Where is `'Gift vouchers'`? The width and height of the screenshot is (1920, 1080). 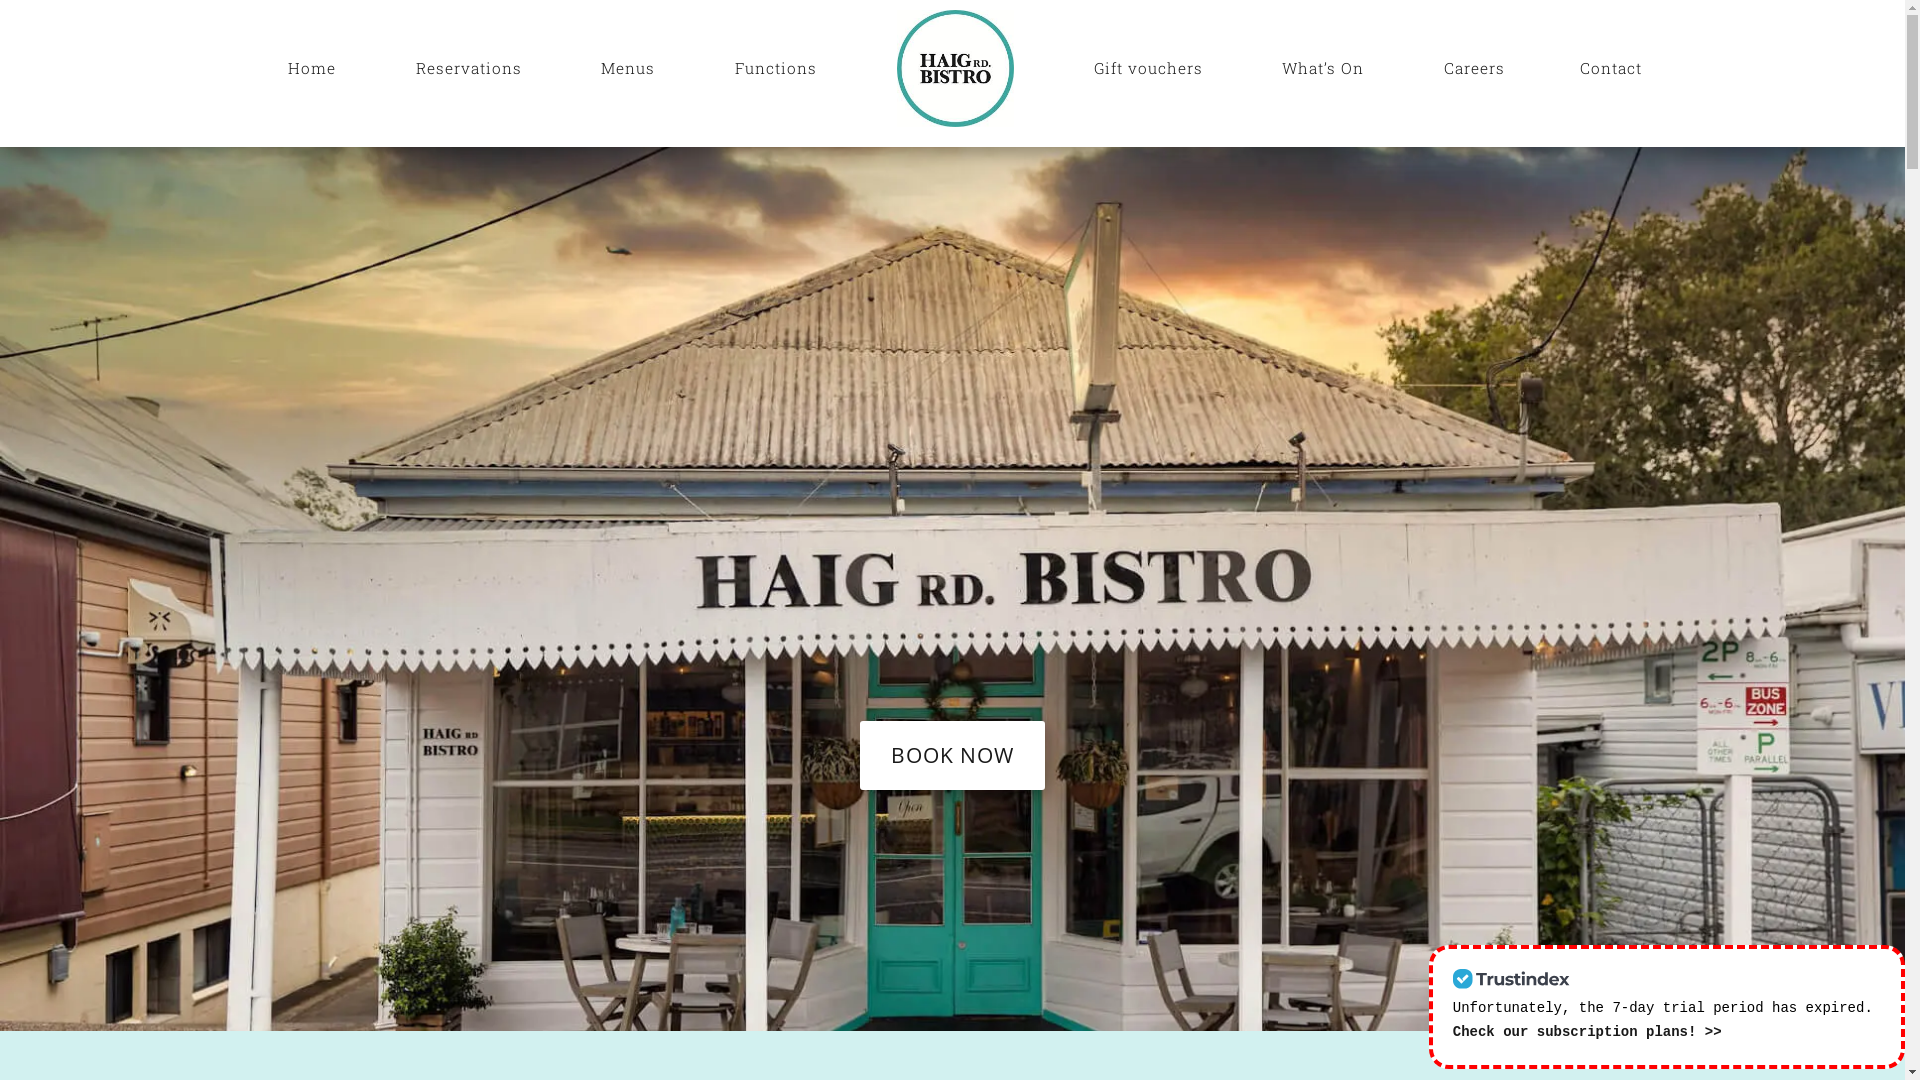 'Gift vouchers' is located at coordinates (1148, 67).